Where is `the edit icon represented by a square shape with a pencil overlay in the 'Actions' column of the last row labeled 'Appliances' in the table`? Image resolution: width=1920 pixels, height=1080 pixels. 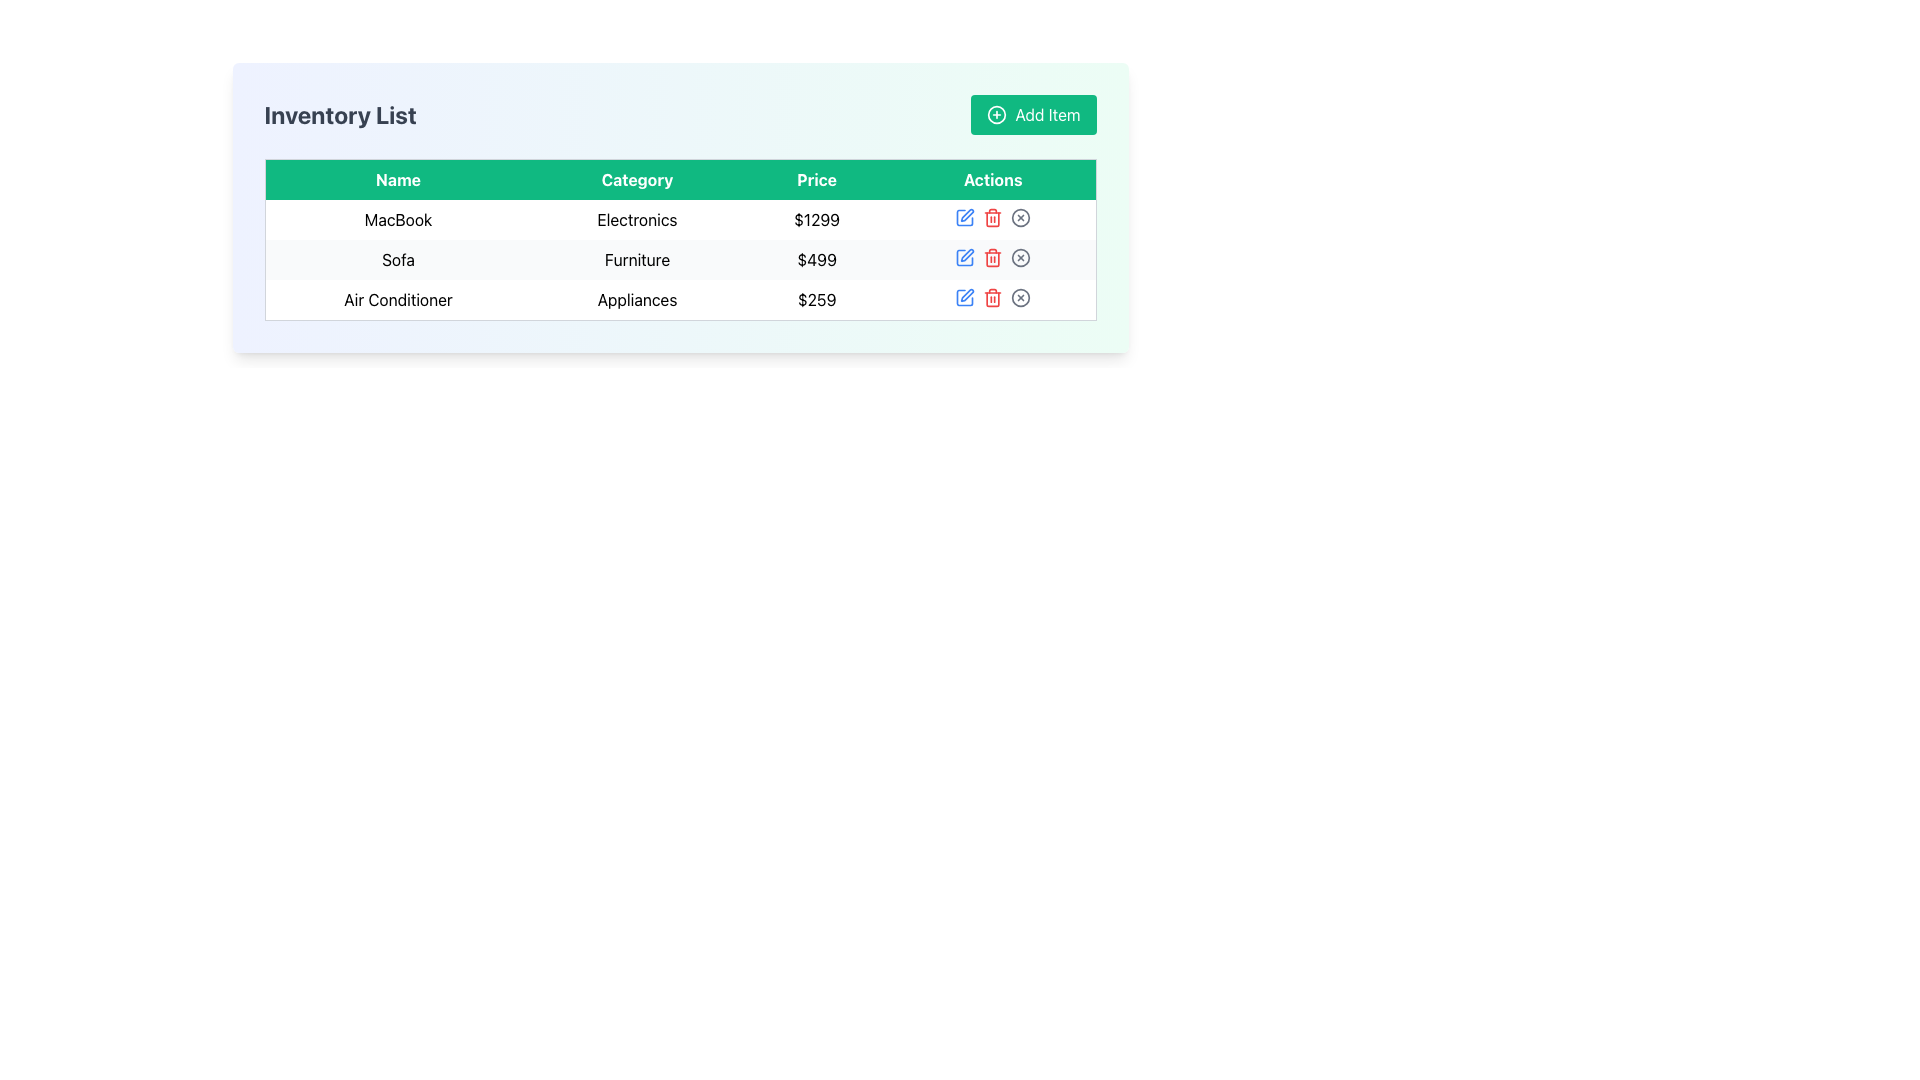
the edit icon represented by a square shape with a pencil overlay in the 'Actions' column of the last row labeled 'Appliances' in the table is located at coordinates (965, 297).